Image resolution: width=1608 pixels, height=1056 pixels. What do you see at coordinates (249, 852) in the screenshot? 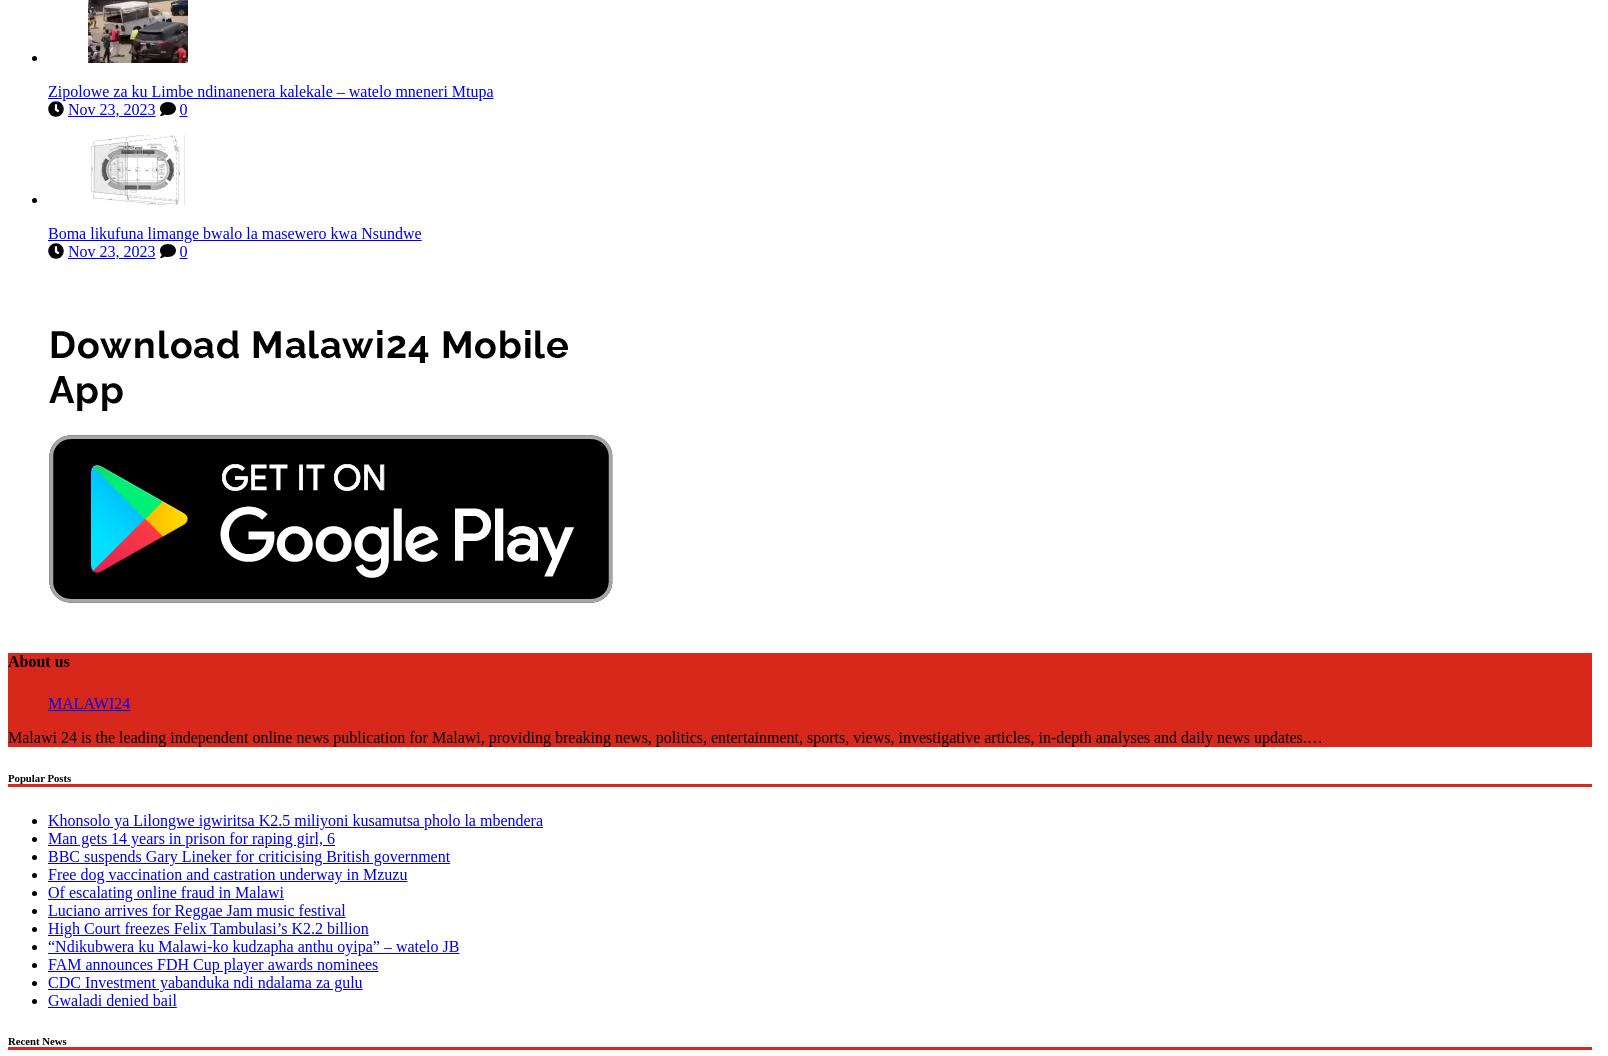
I see `'BBC suspends Gary Lineker for criticising British government'` at bounding box center [249, 852].